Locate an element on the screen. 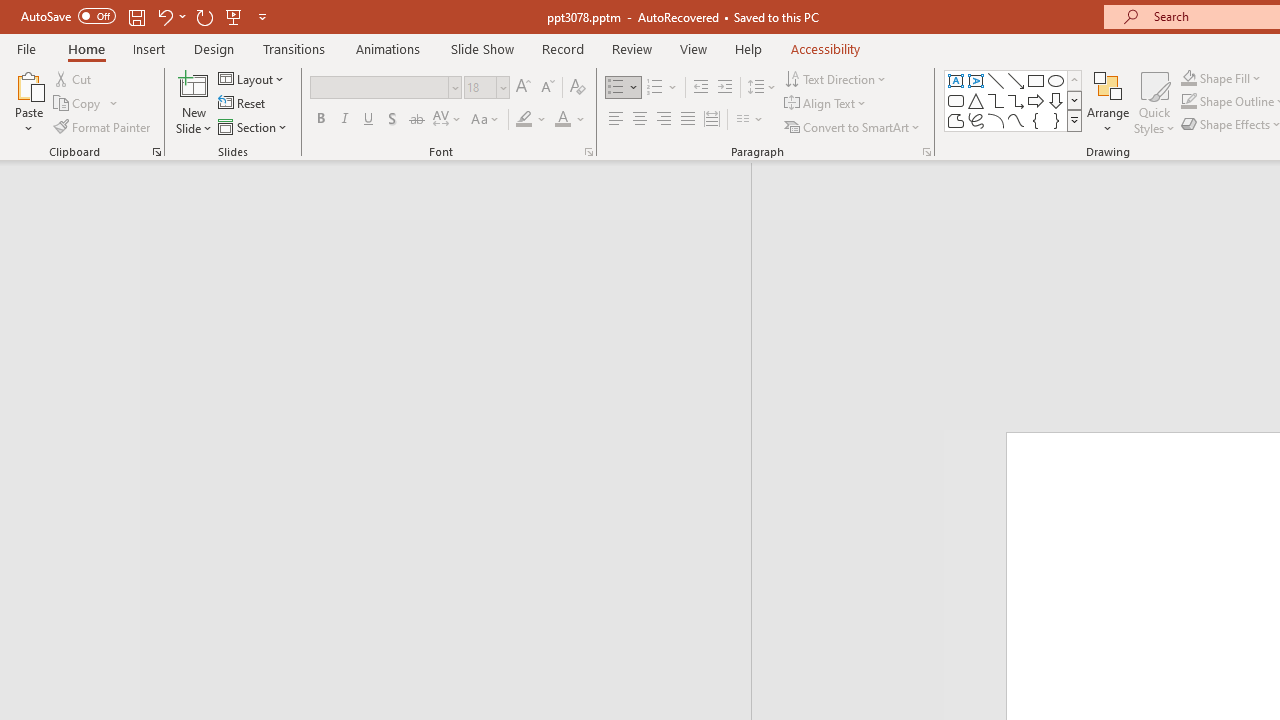  'Accessibility' is located at coordinates (826, 48).